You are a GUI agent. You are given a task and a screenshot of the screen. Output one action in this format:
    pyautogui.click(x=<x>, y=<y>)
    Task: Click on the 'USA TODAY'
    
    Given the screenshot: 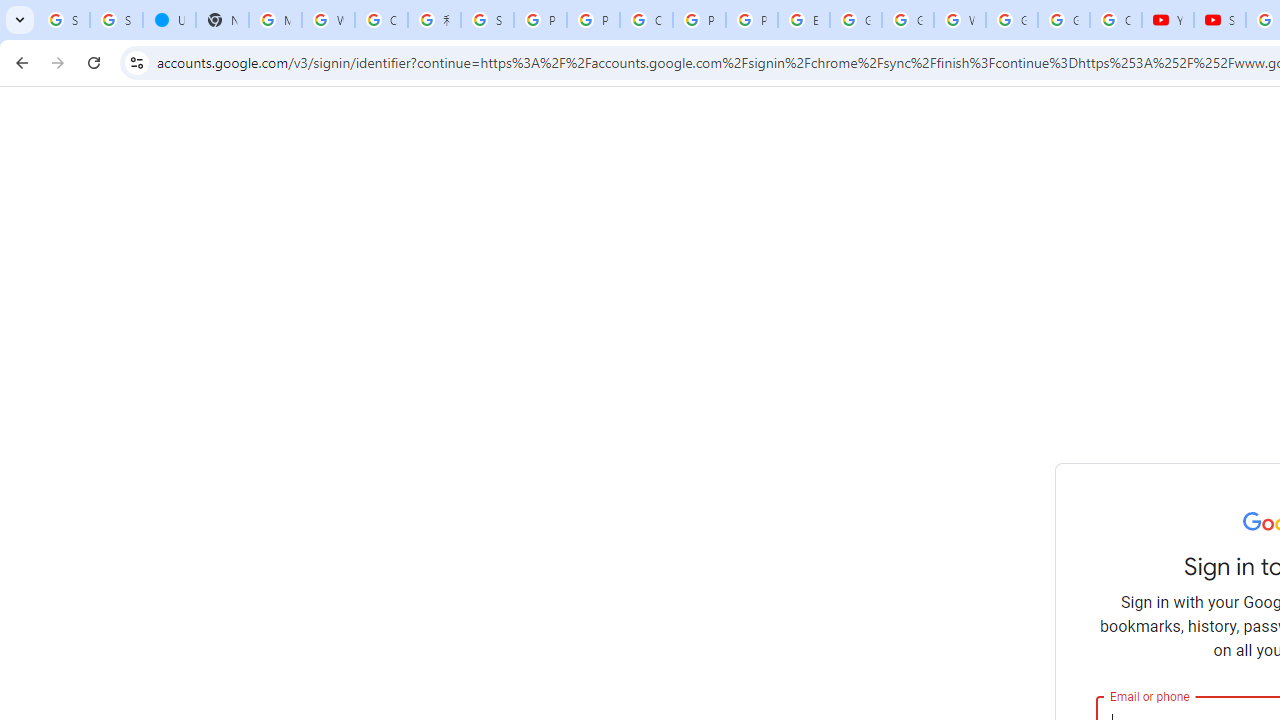 What is the action you would take?
    pyautogui.click(x=169, y=20)
    